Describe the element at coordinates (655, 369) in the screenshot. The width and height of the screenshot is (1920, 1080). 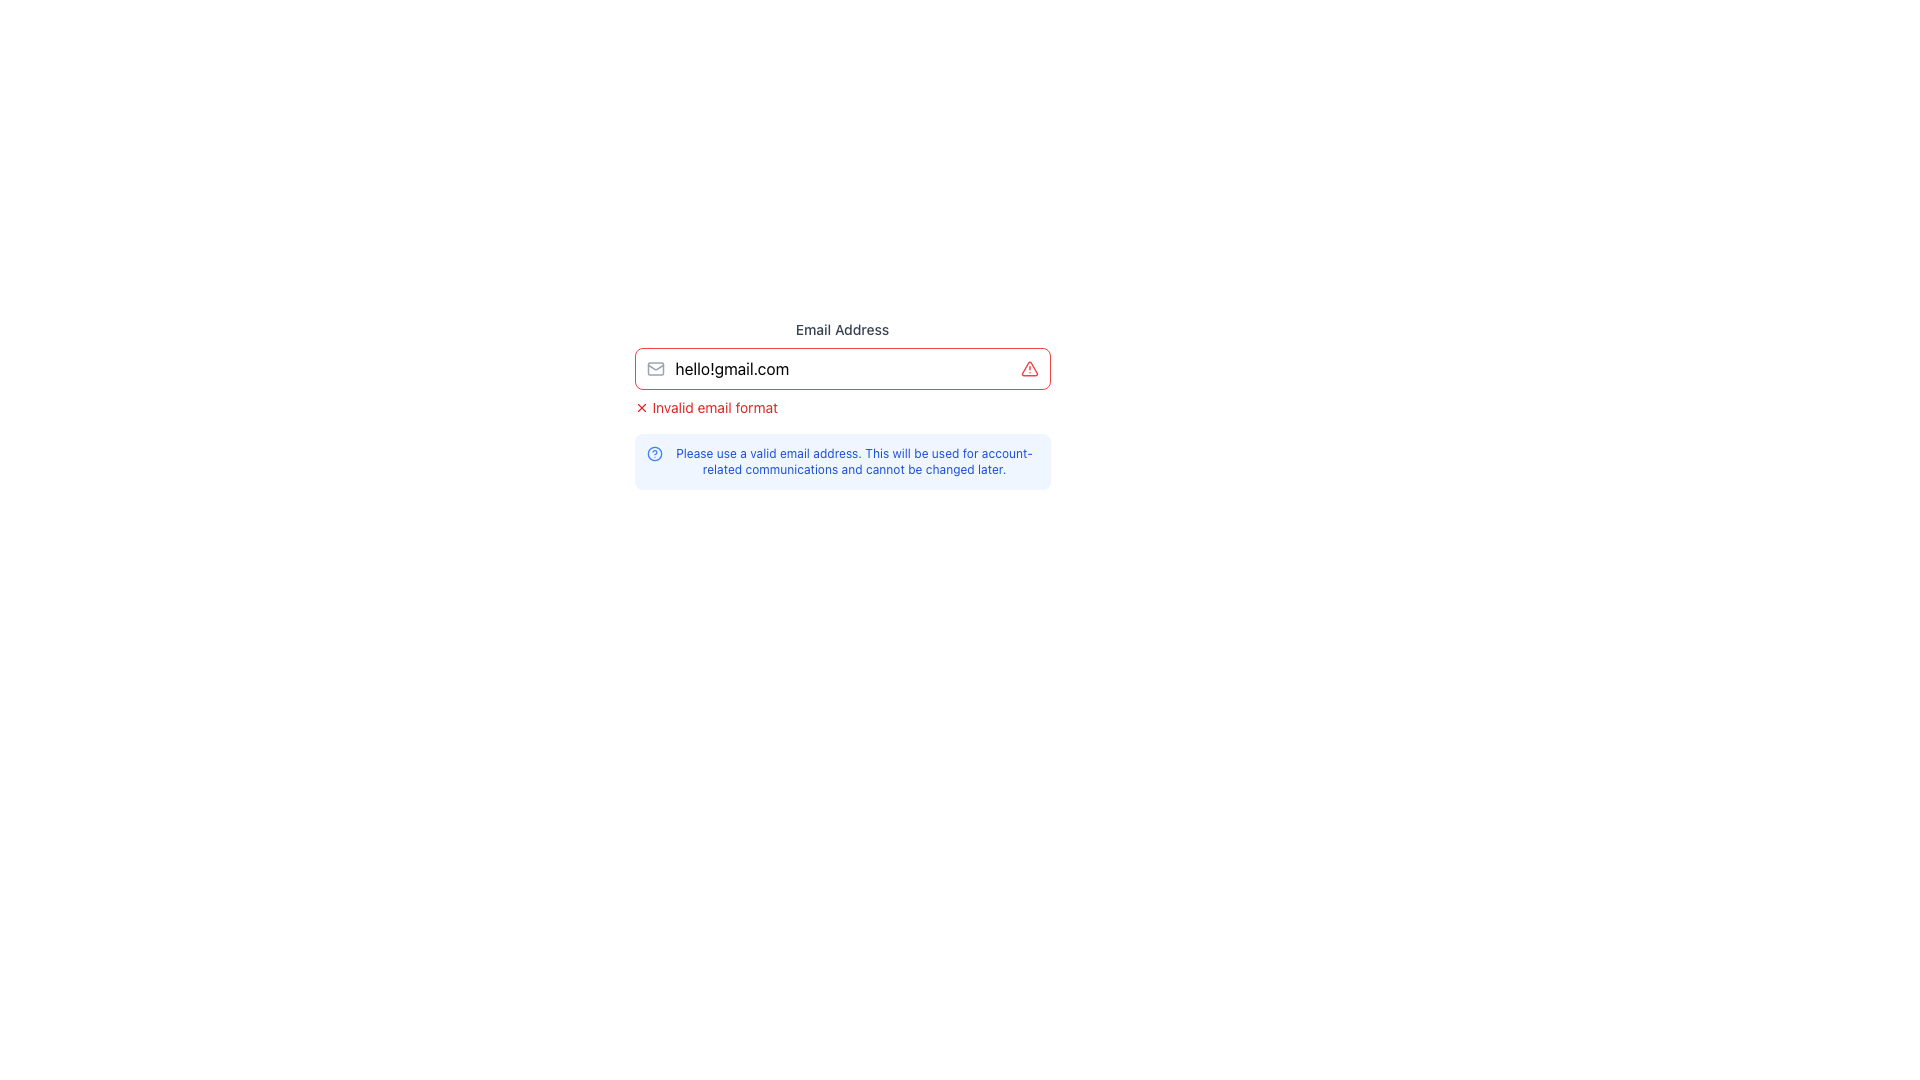
I see `the gray envelope icon, which is styled in line art and positioned to the left of the email input field` at that location.